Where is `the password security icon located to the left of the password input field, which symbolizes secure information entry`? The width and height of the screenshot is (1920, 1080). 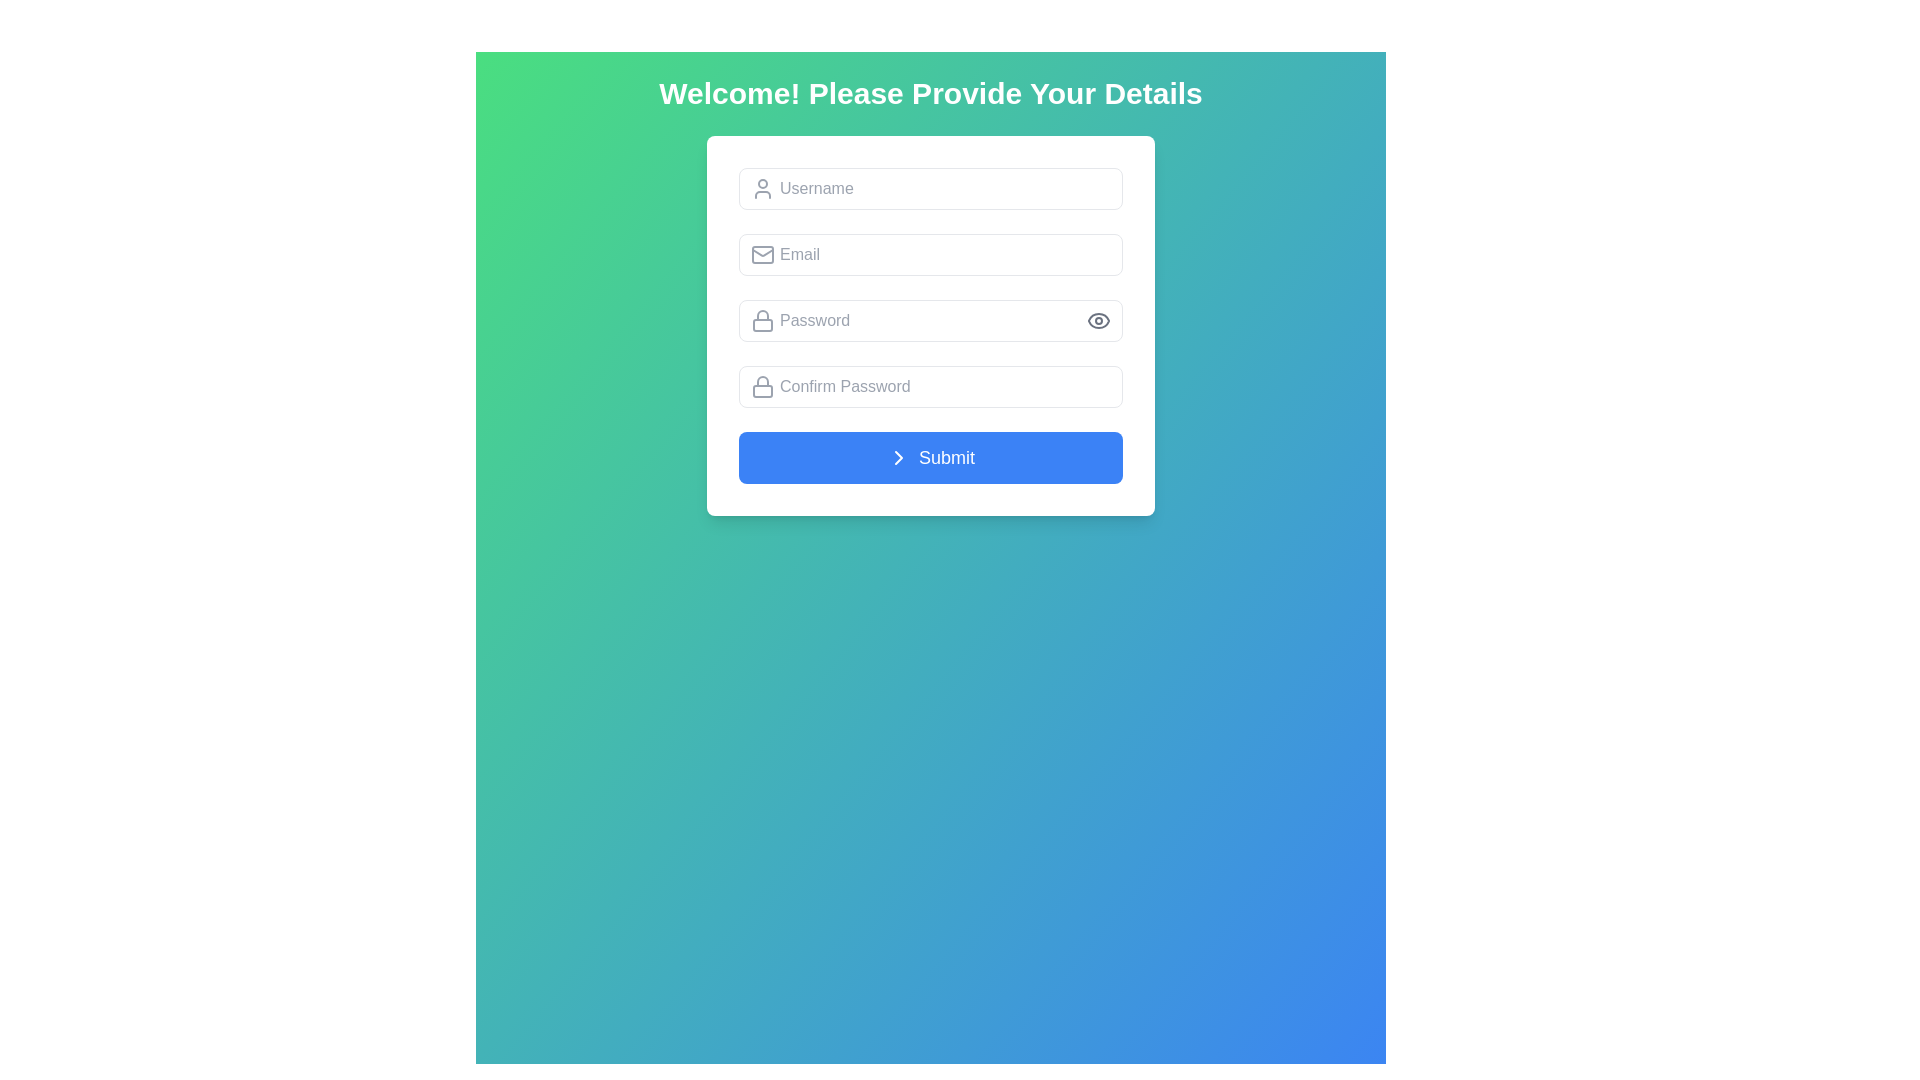
the password security icon located to the left of the password input field, which symbolizes secure information entry is located at coordinates (762, 319).